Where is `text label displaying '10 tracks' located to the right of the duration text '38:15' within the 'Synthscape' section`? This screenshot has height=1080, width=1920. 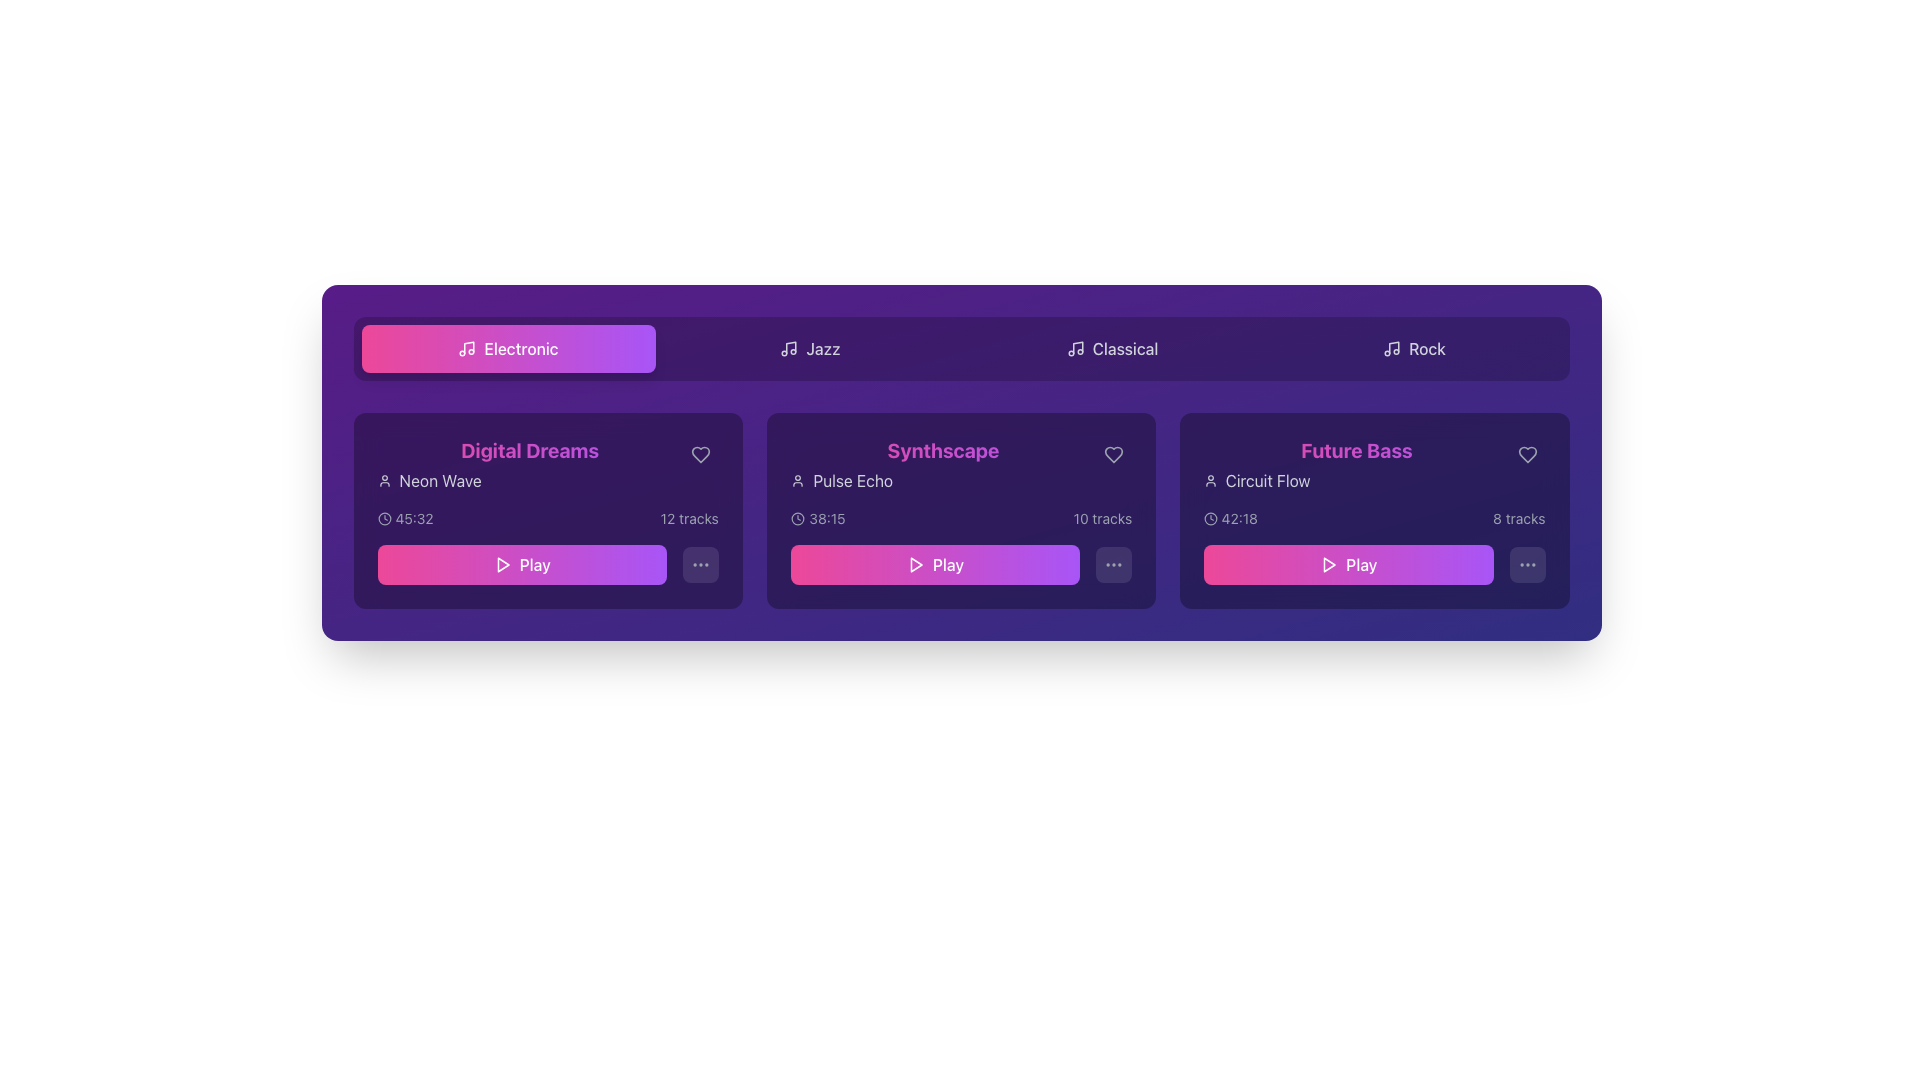
text label displaying '10 tracks' located to the right of the duration text '38:15' within the 'Synthscape' section is located at coordinates (1101, 518).